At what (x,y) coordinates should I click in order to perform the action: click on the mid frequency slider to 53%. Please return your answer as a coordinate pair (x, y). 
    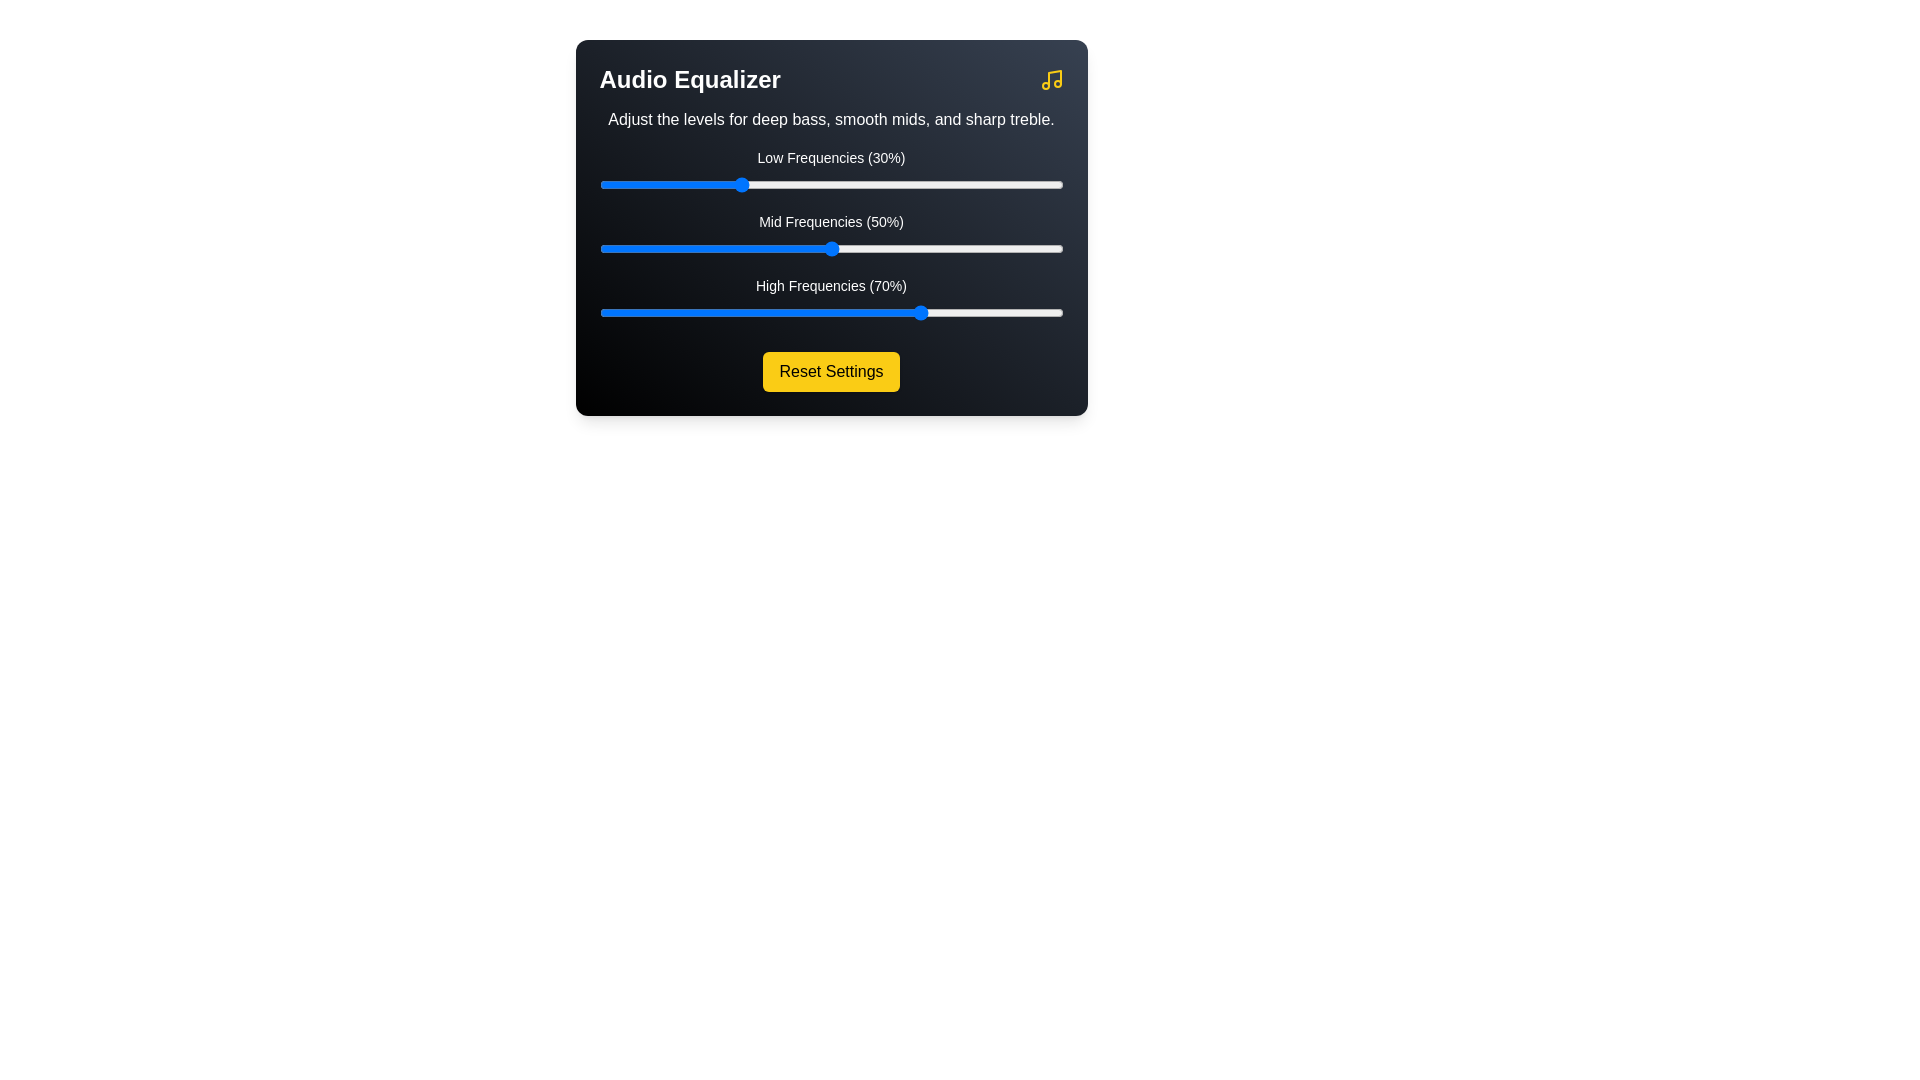
    Looking at the image, I should click on (845, 248).